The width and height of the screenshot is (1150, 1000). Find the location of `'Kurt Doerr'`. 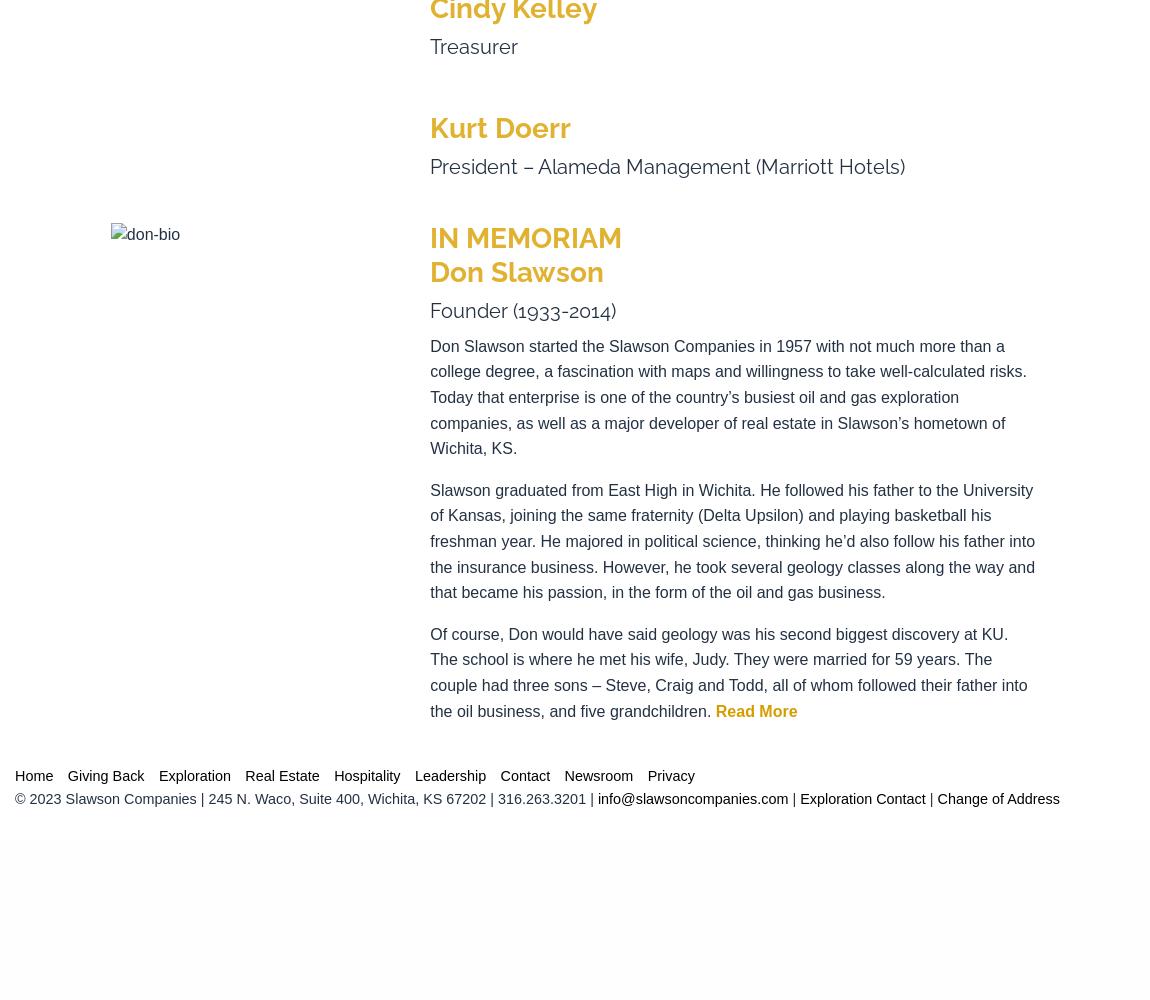

'Kurt Doerr' is located at coordinates (500, 127).